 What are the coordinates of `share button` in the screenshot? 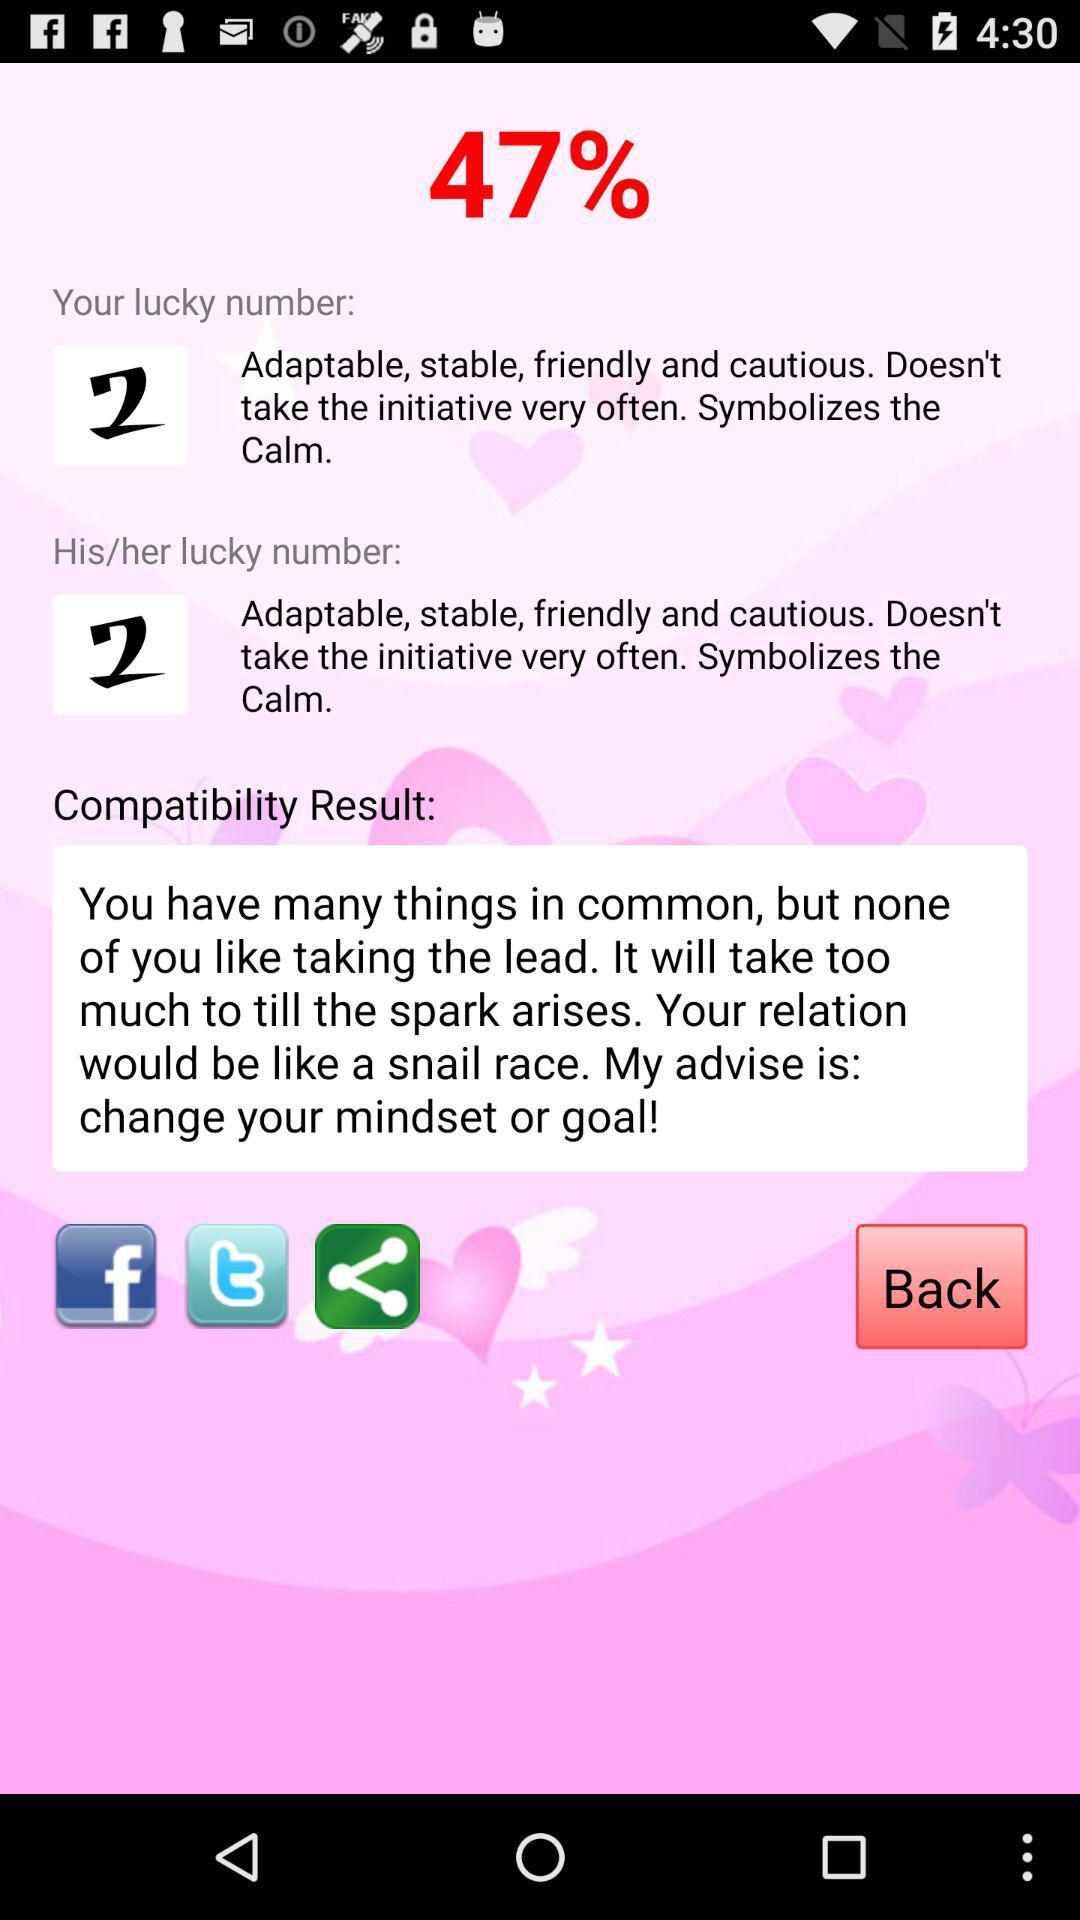 It's located at (367, 1275).